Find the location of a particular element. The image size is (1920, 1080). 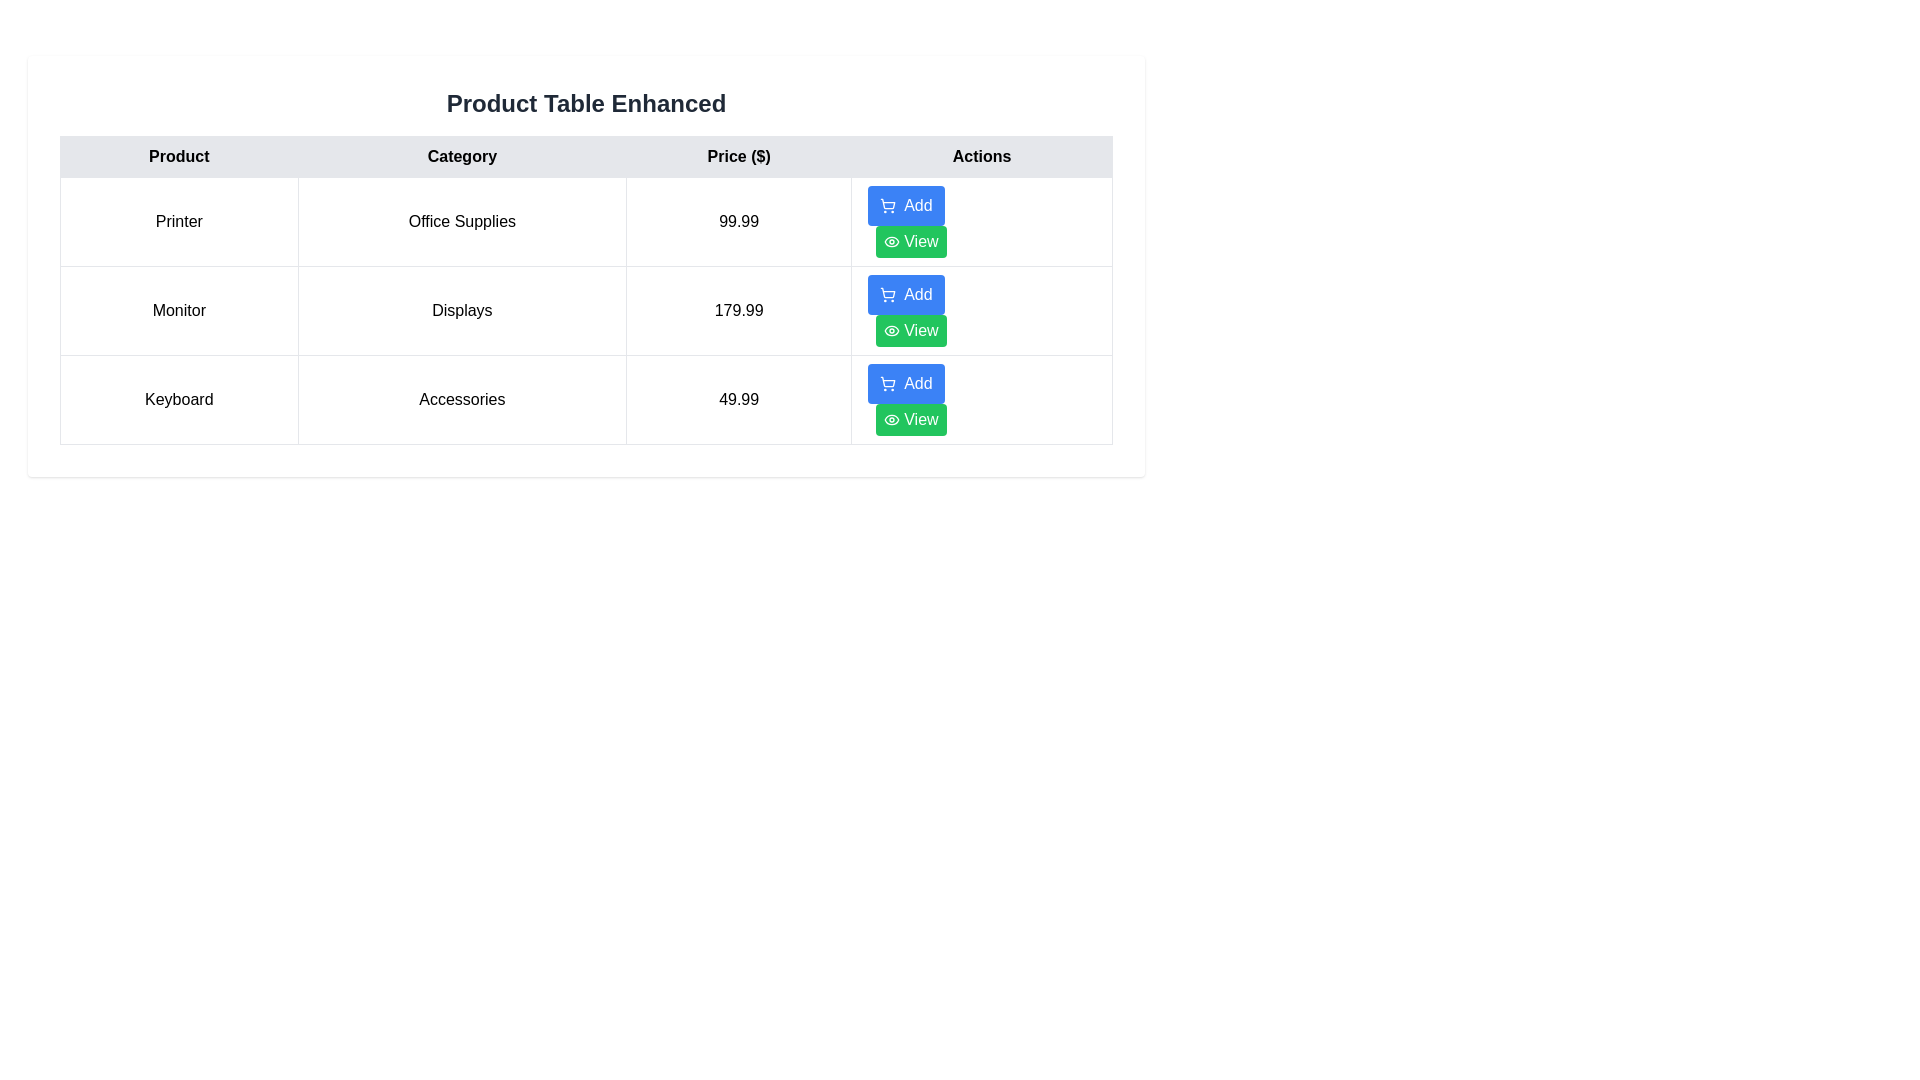

the green 'View' button with an eye icon located in the last row of the 'Actions' column, to the right of the 'Add' button is located at coordinates (910, 241).